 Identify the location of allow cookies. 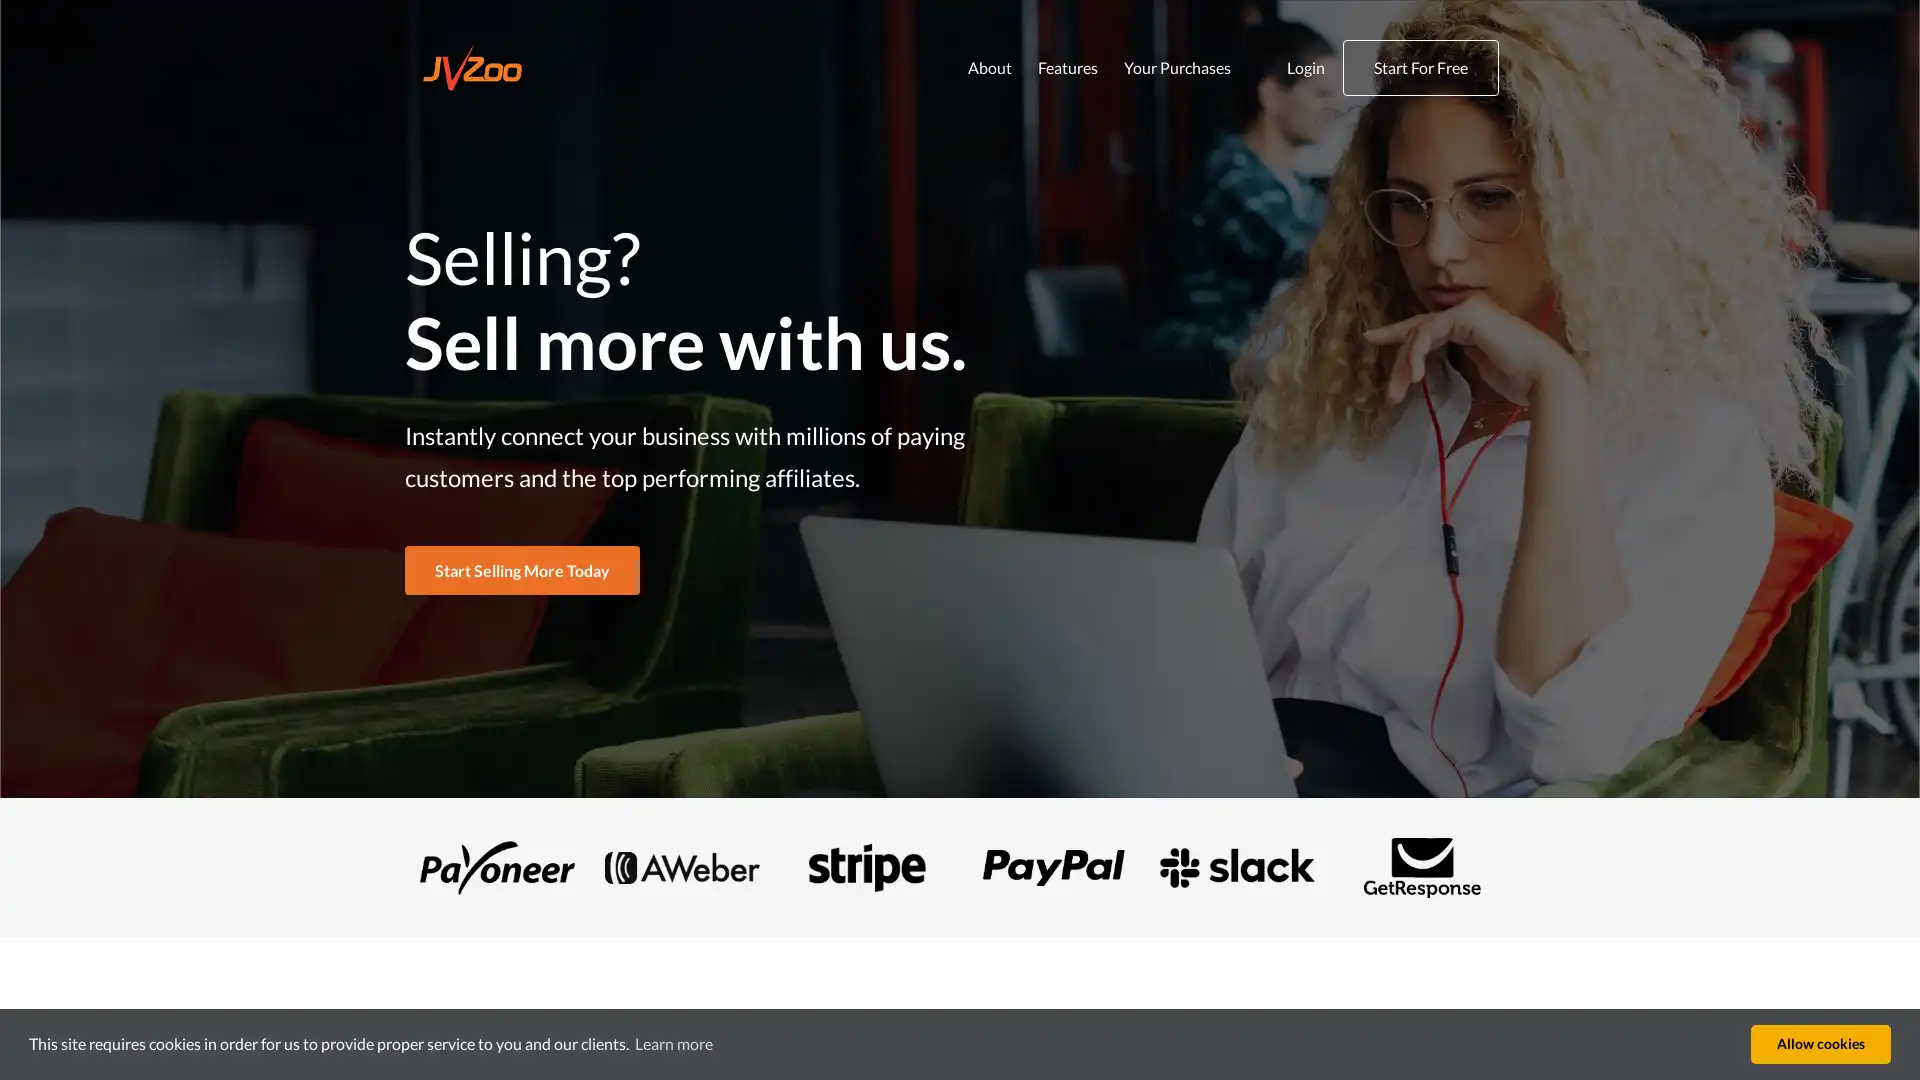
(1820, 1043).